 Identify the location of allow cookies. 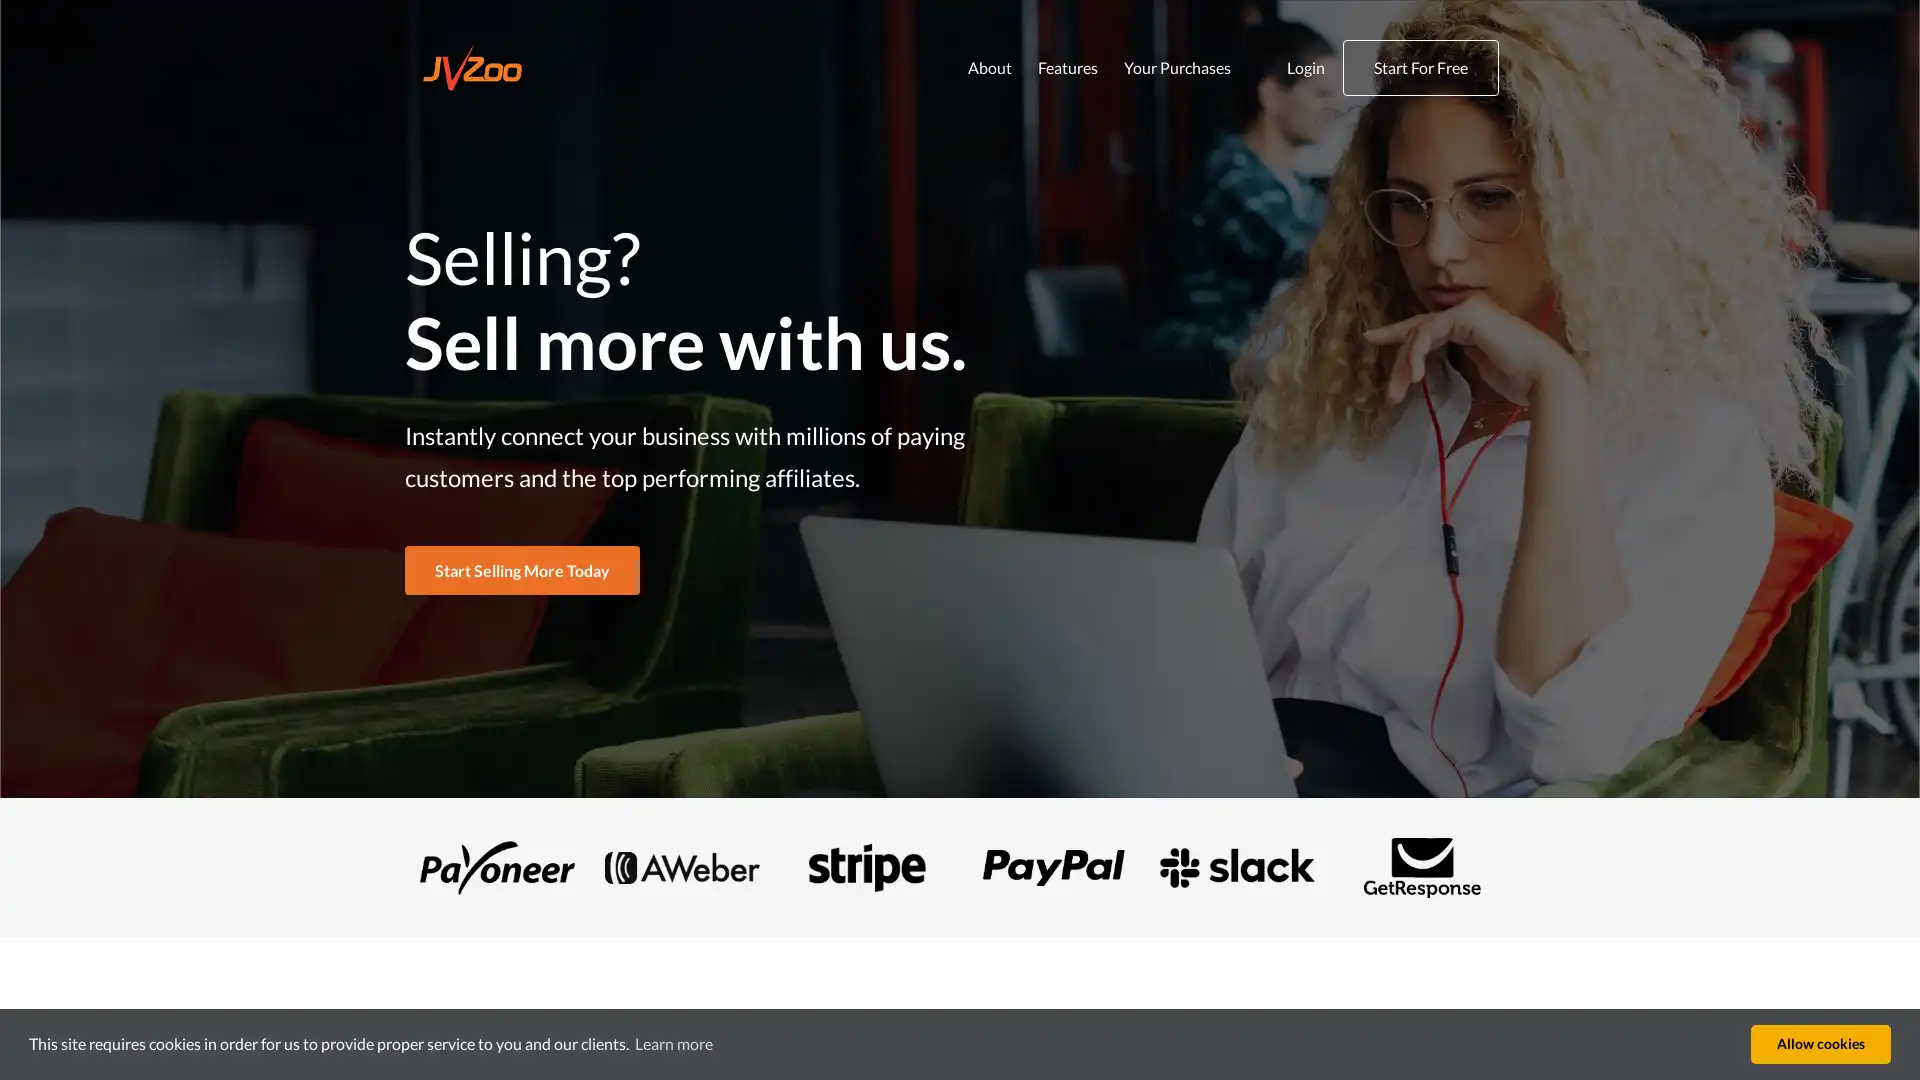
(1820, 1043).